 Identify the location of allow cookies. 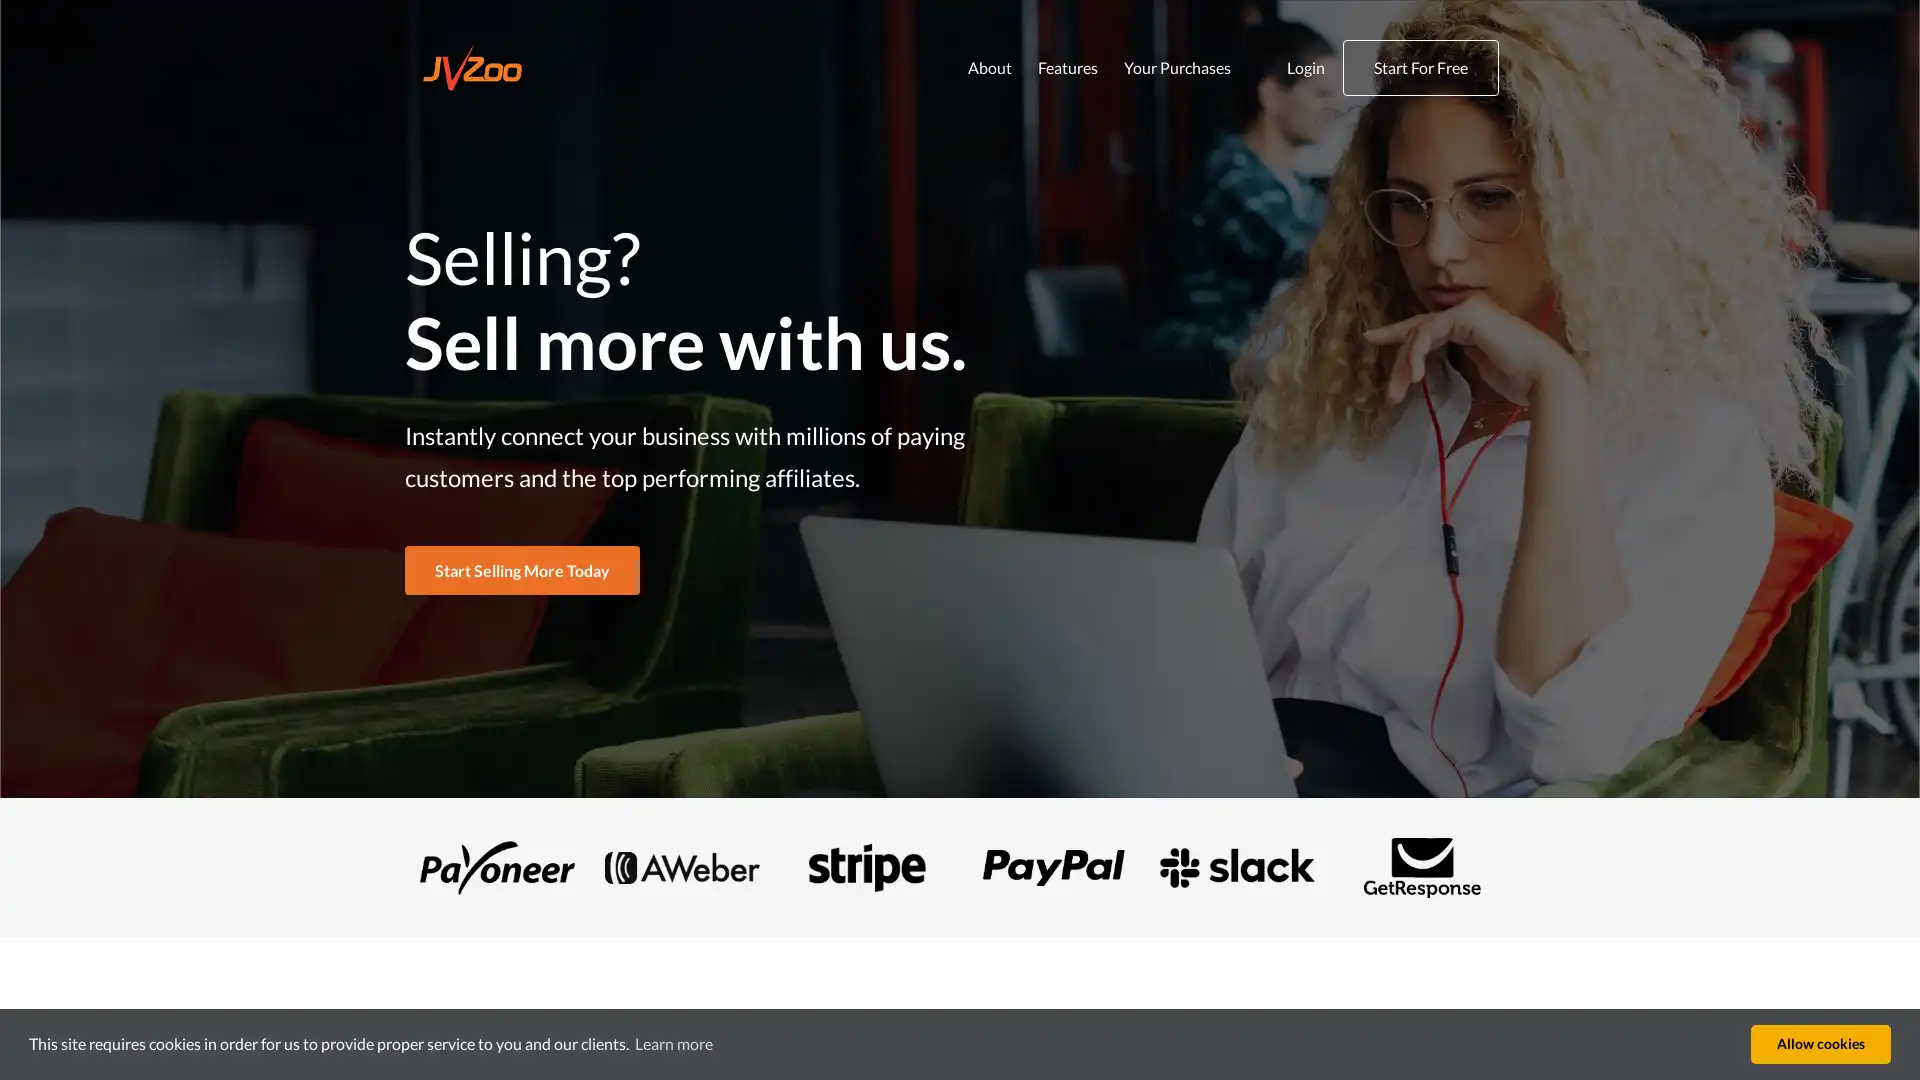
(1820, 1043).